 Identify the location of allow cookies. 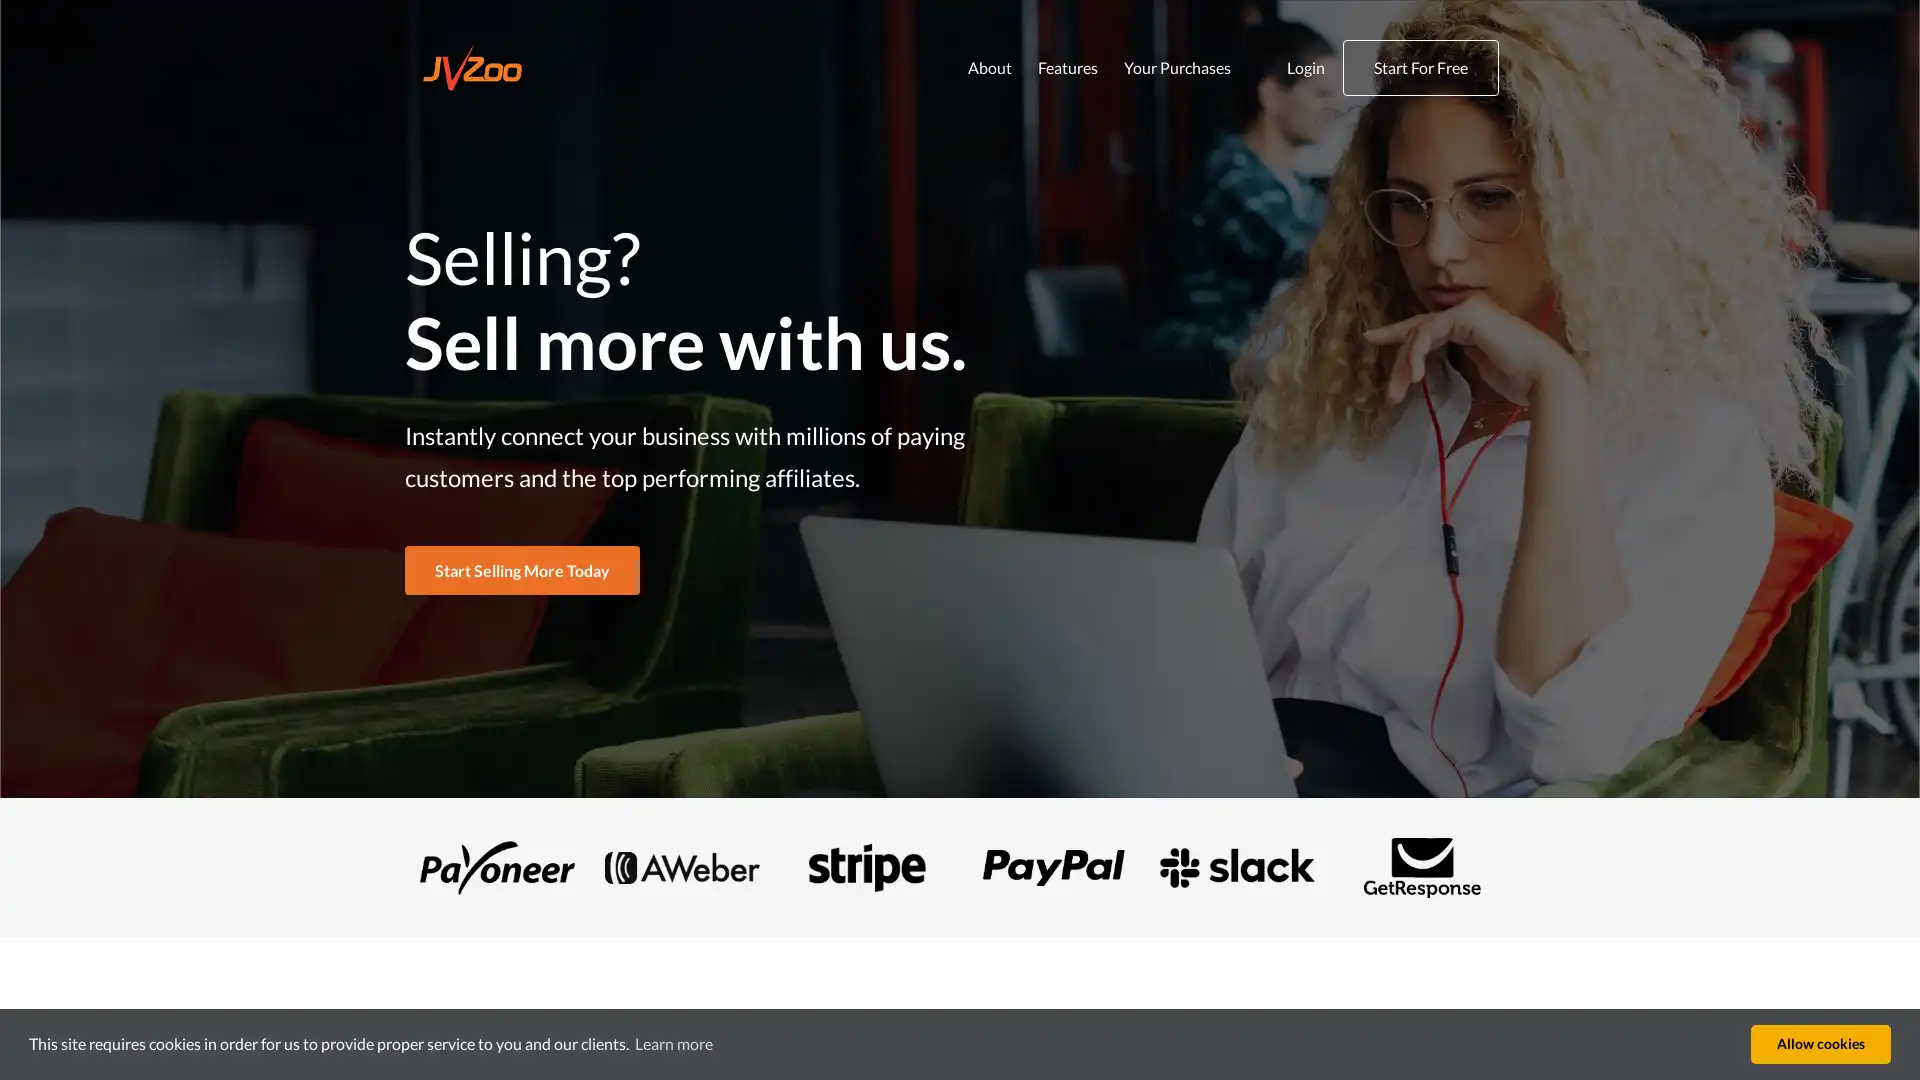
(1820, 1043).